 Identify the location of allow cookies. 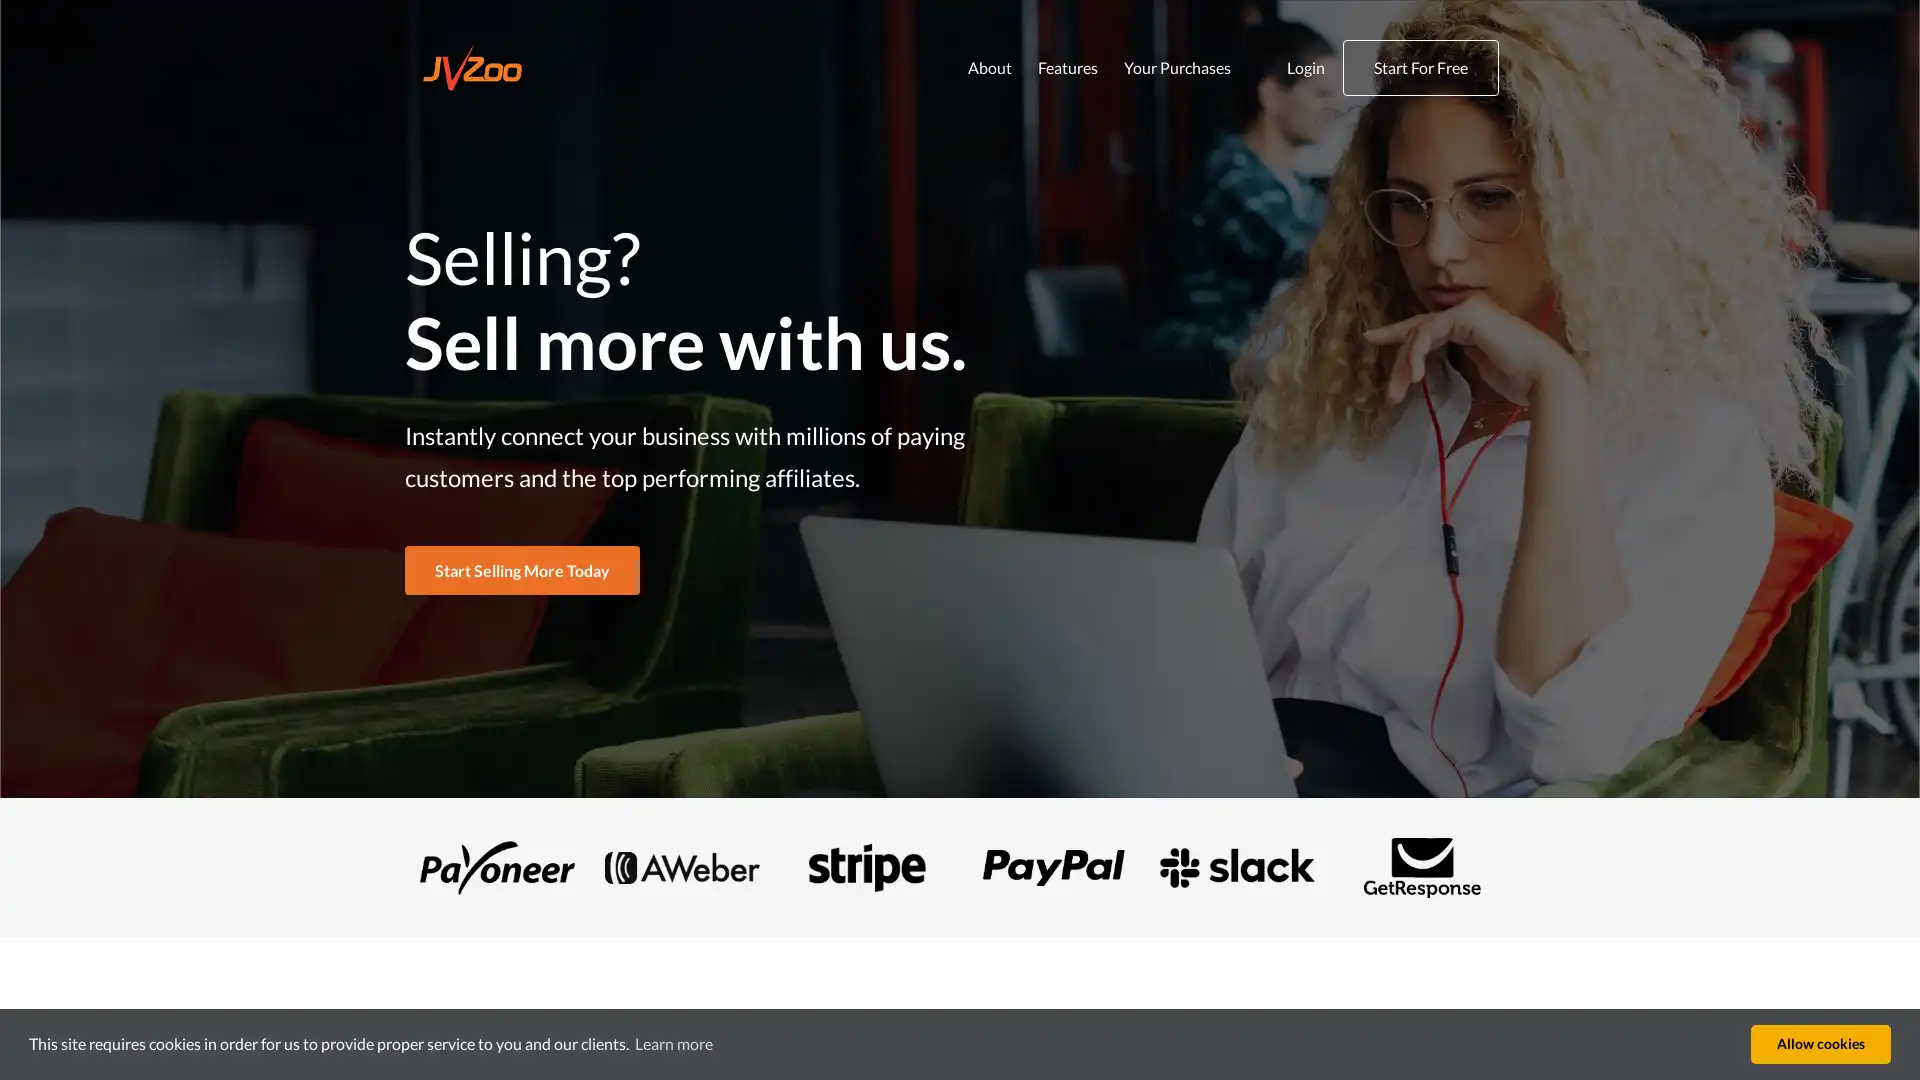
(1820, 1043).